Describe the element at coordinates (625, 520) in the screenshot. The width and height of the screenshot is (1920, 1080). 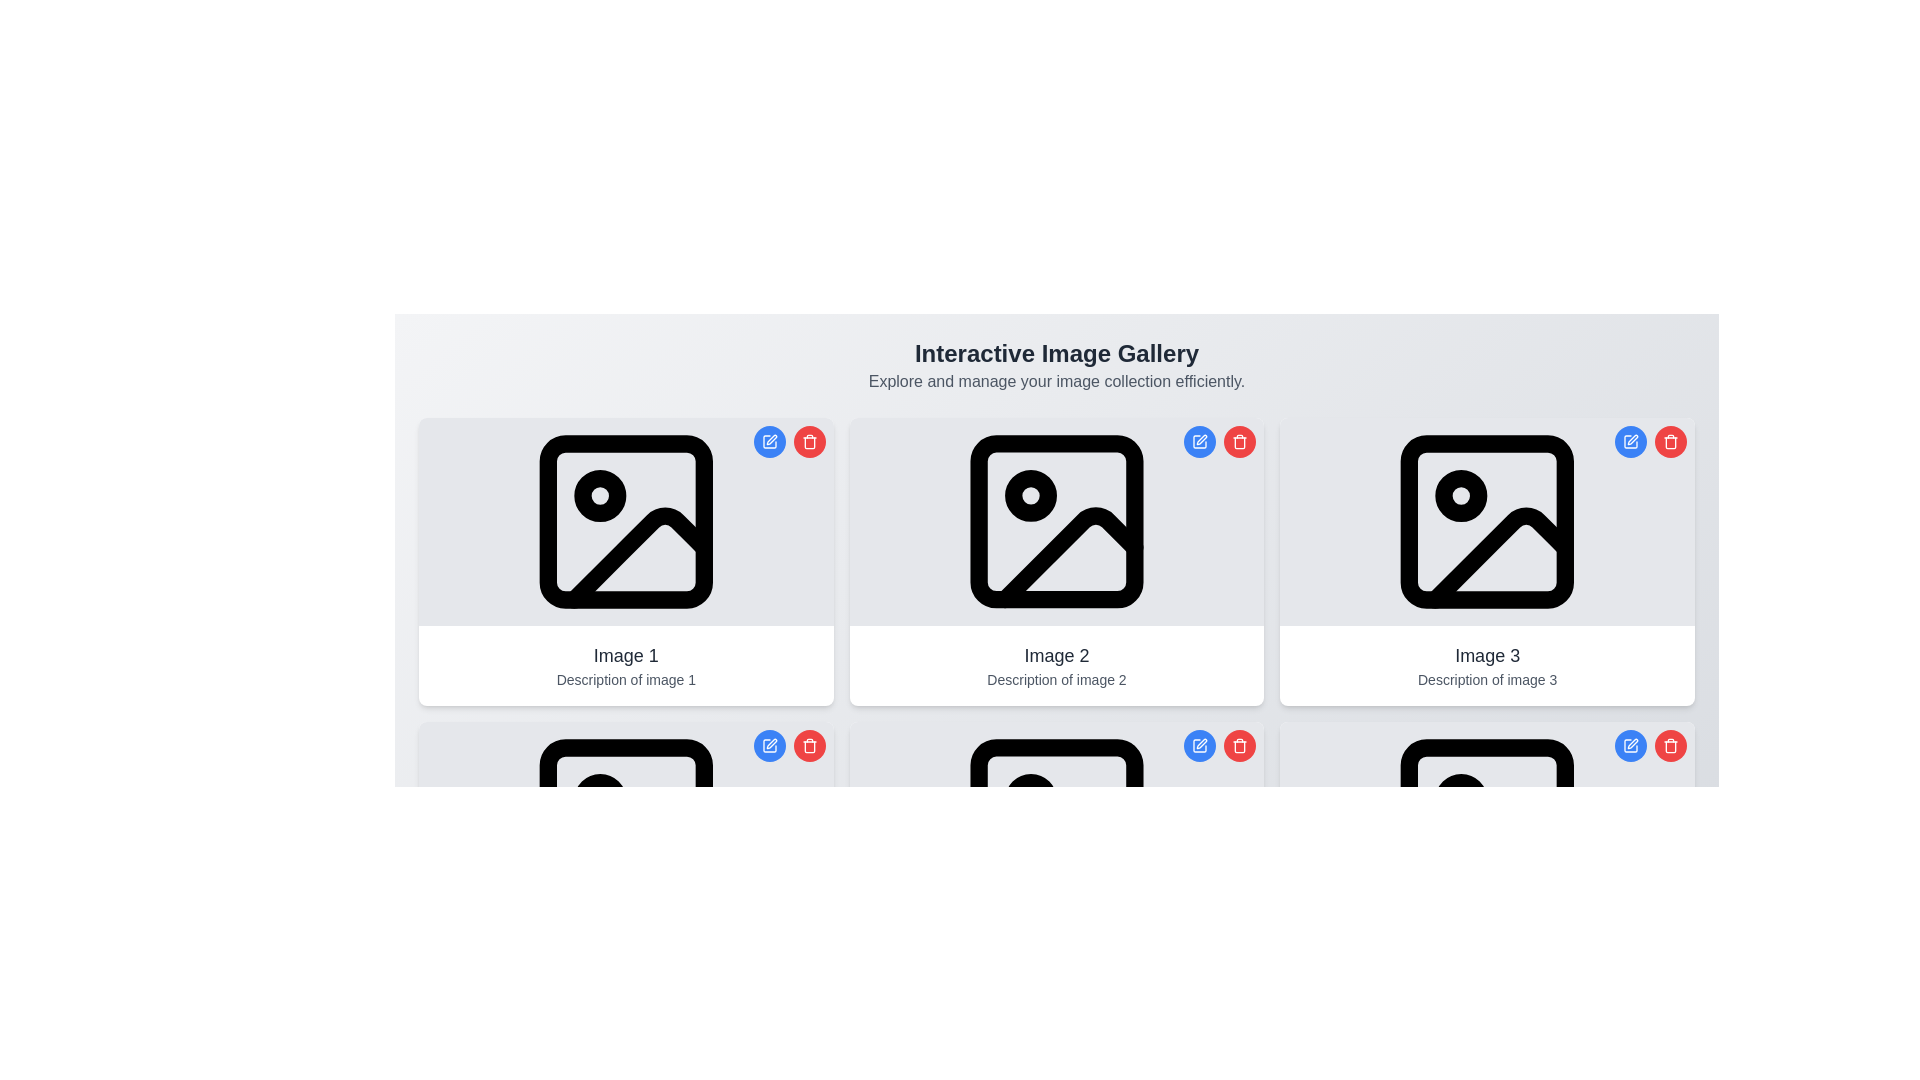
I see `the small rectangle with rounded corners located in the top-left corner of the photo graphic within the 'Image 1' card` at that location.